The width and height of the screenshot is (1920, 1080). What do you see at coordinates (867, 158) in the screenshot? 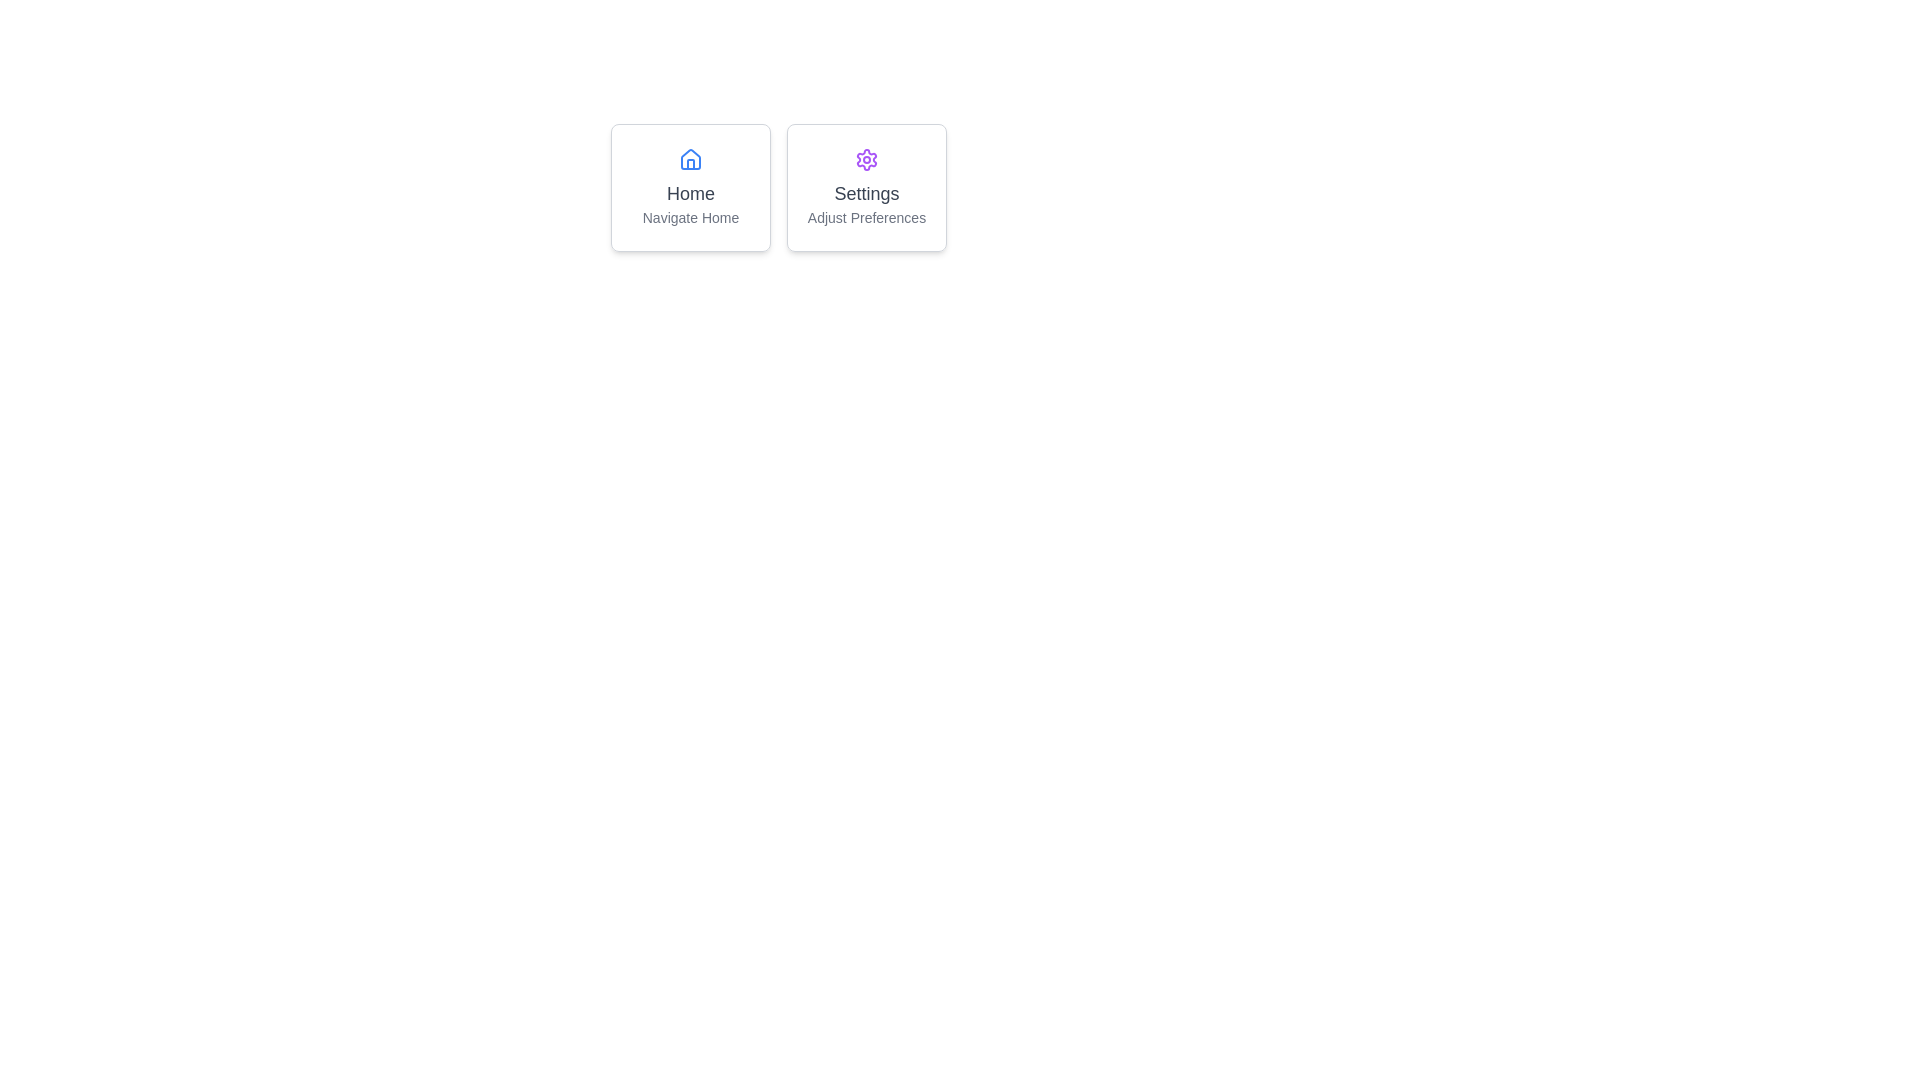
I see `the settings icon located within the 'Settings Adjust Preferences' card, positioned above the 'Settings' text` at bounding box center [867, 158].